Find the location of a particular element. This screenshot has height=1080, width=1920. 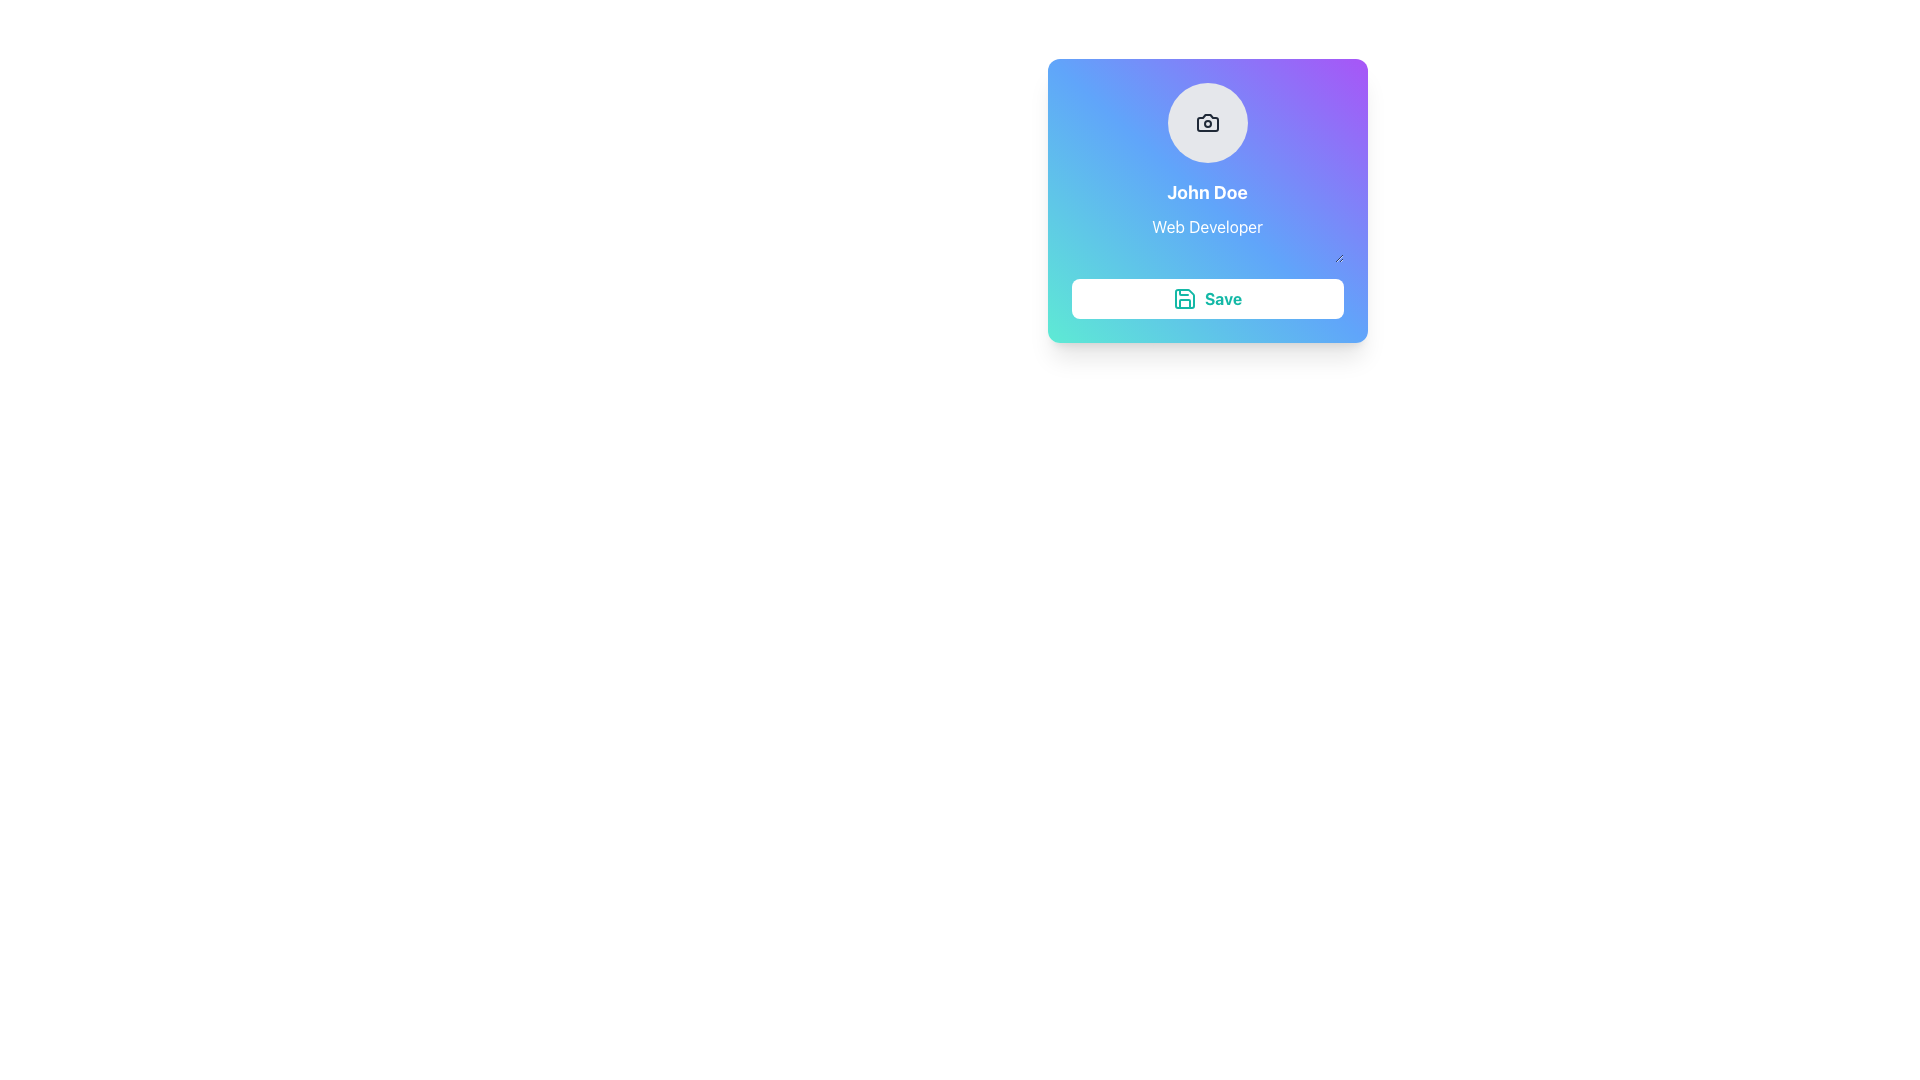

the save icon, which is the leftmost item of the 'Save' button, positioned to the left of the text label 'Save' is located at coordinates (1184, 299).